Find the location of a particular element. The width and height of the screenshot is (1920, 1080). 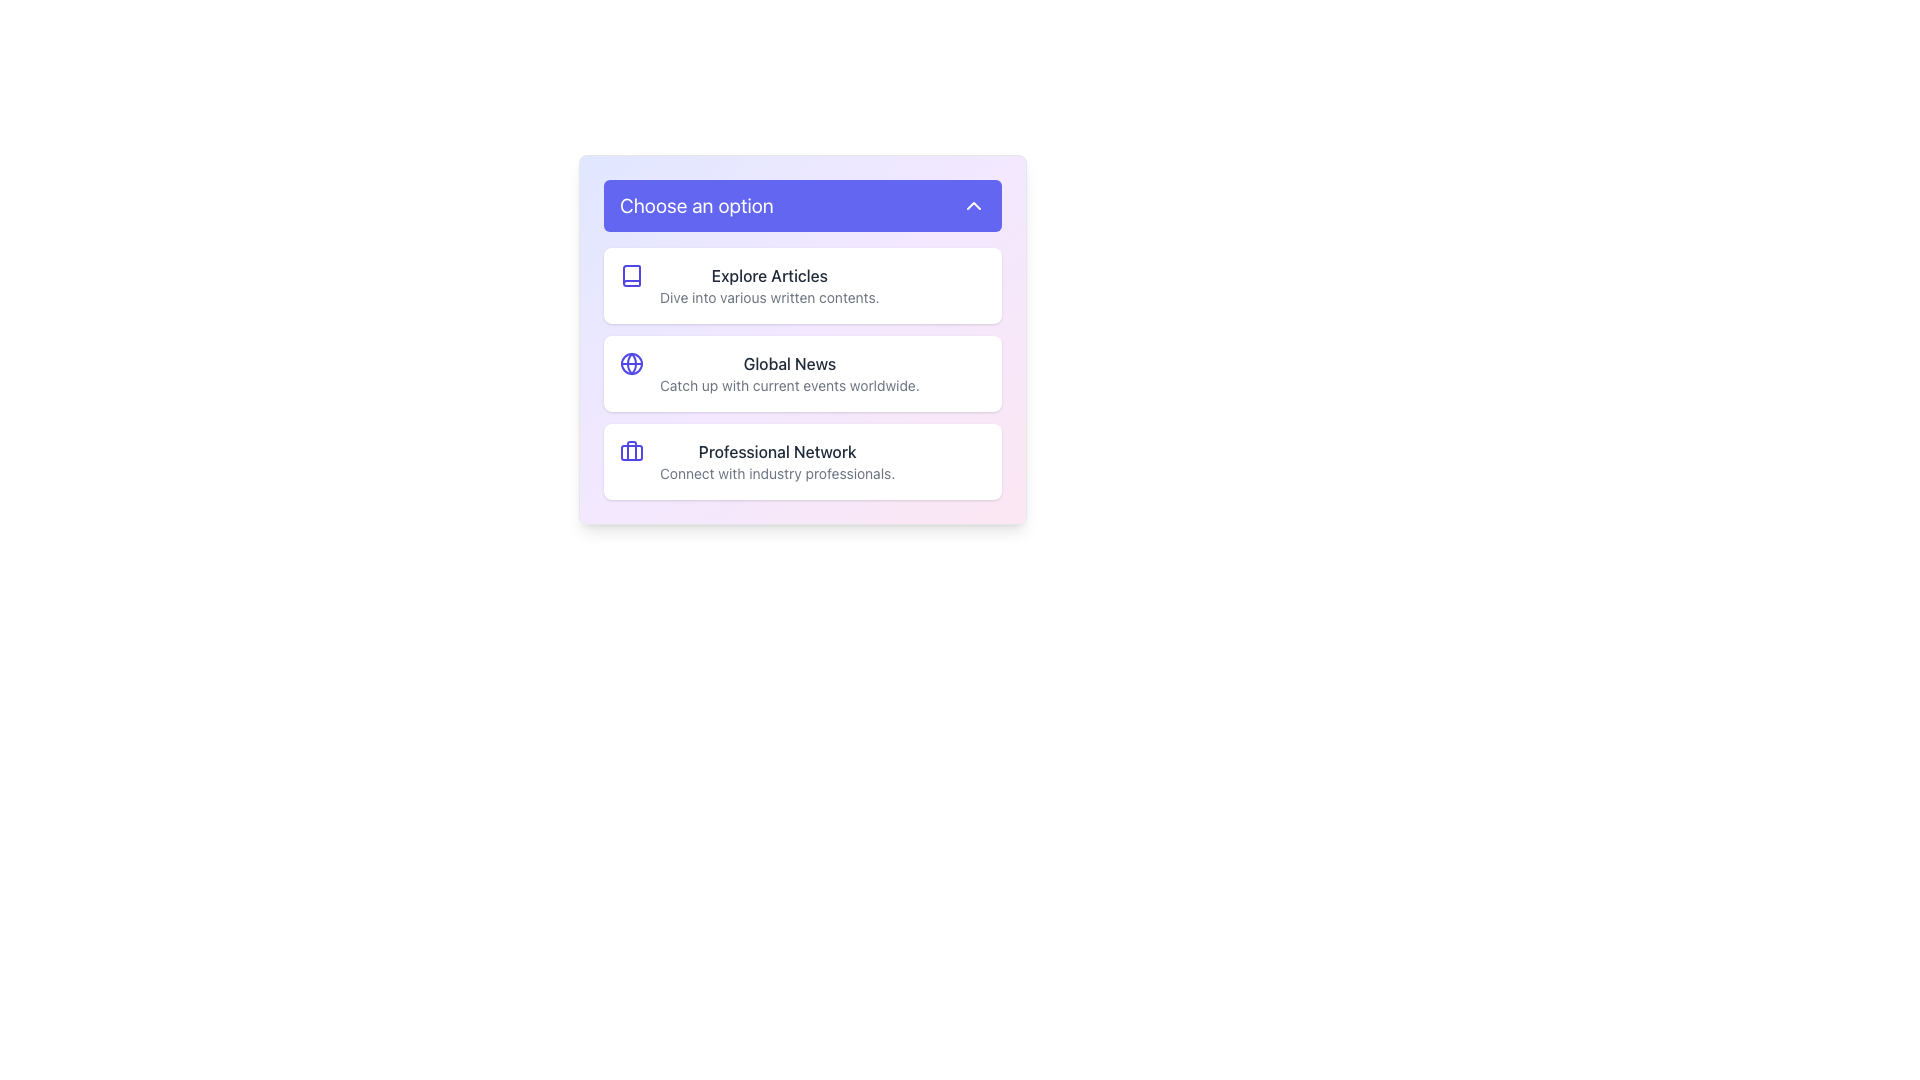

the decorative globe icon representing 'Global News' located in the second interactive option of the vertical list is located at coordinates (631, 363).